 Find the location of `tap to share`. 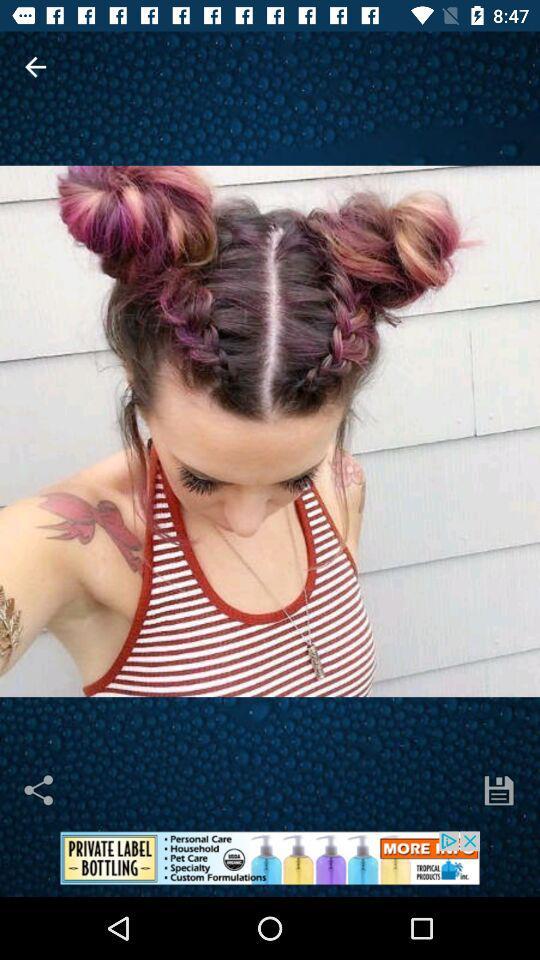

tap to share is located at coordinates (40, 790).